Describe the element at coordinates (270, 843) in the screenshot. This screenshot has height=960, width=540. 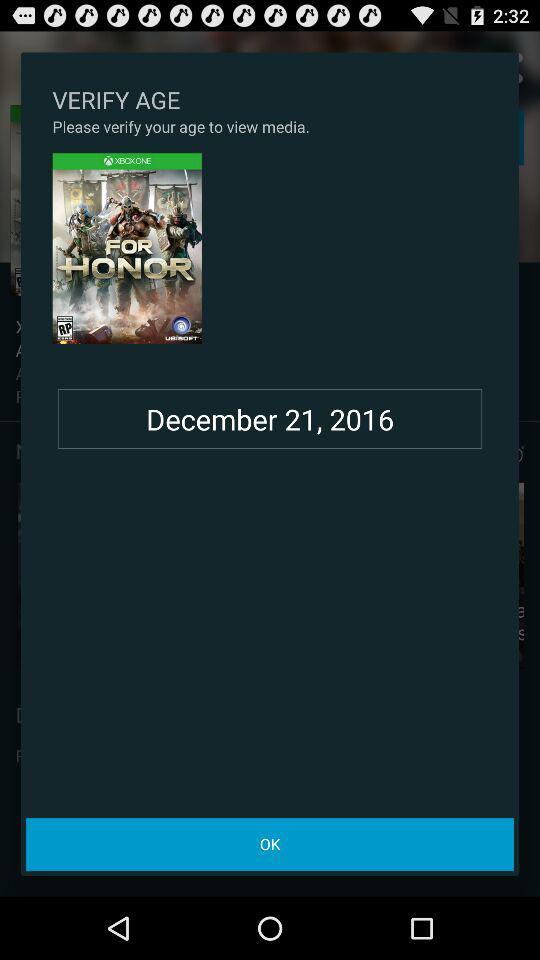
I see `the item below december 21, 2016 icon` at that location.